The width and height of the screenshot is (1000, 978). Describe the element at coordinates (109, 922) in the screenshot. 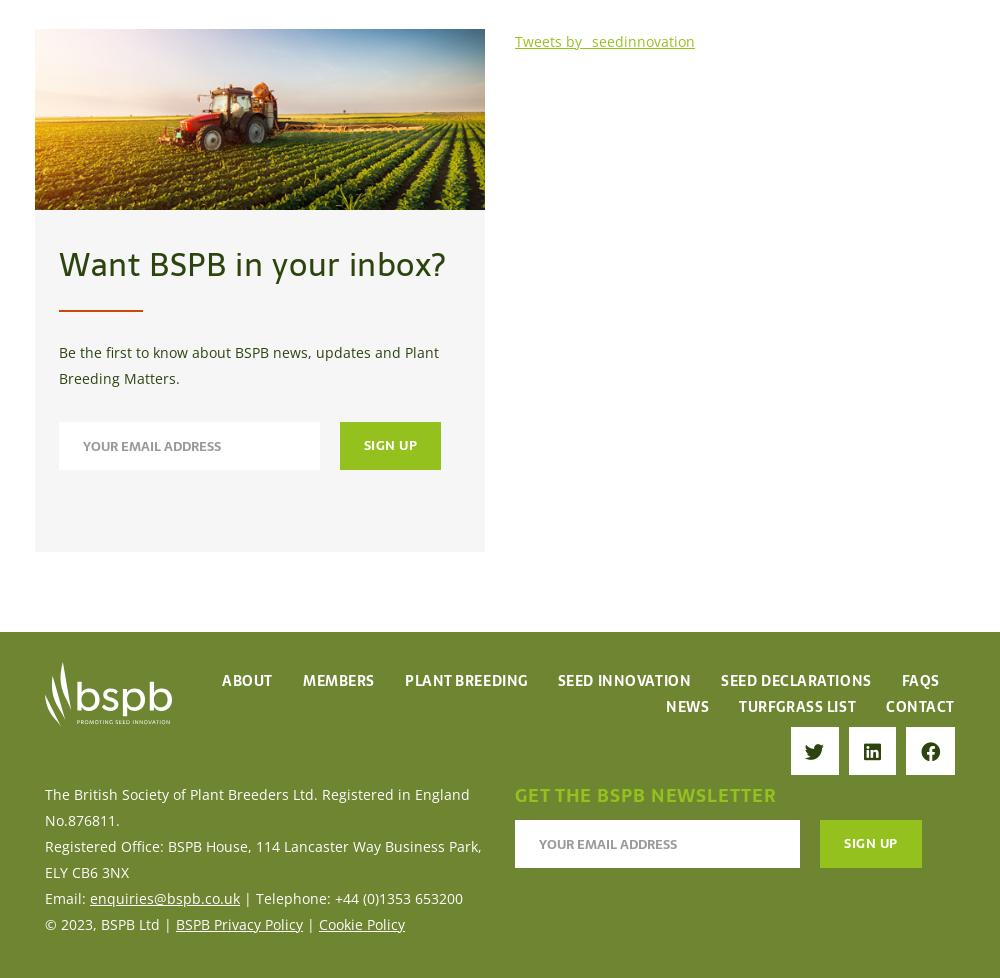

I see `'© 2023, BSPB Ltd |'` at that location.